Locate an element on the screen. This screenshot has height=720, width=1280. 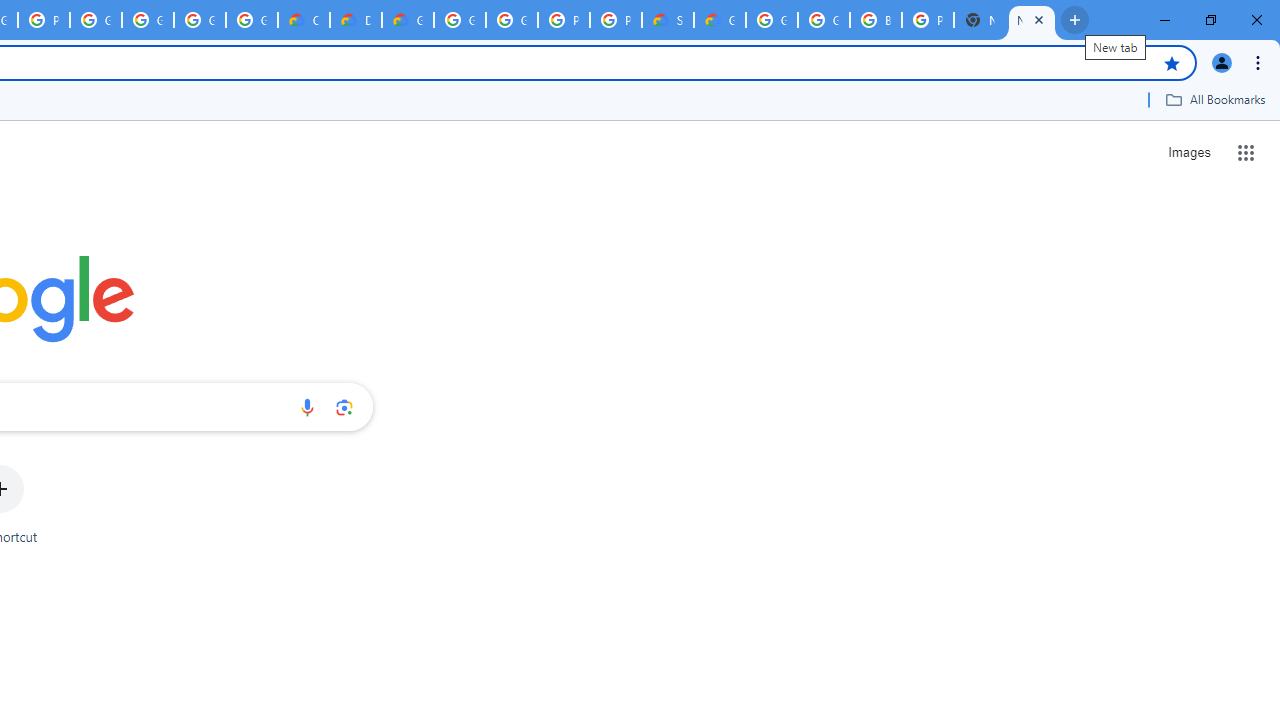
'Search by voice' is located at coordinates (306, 406).